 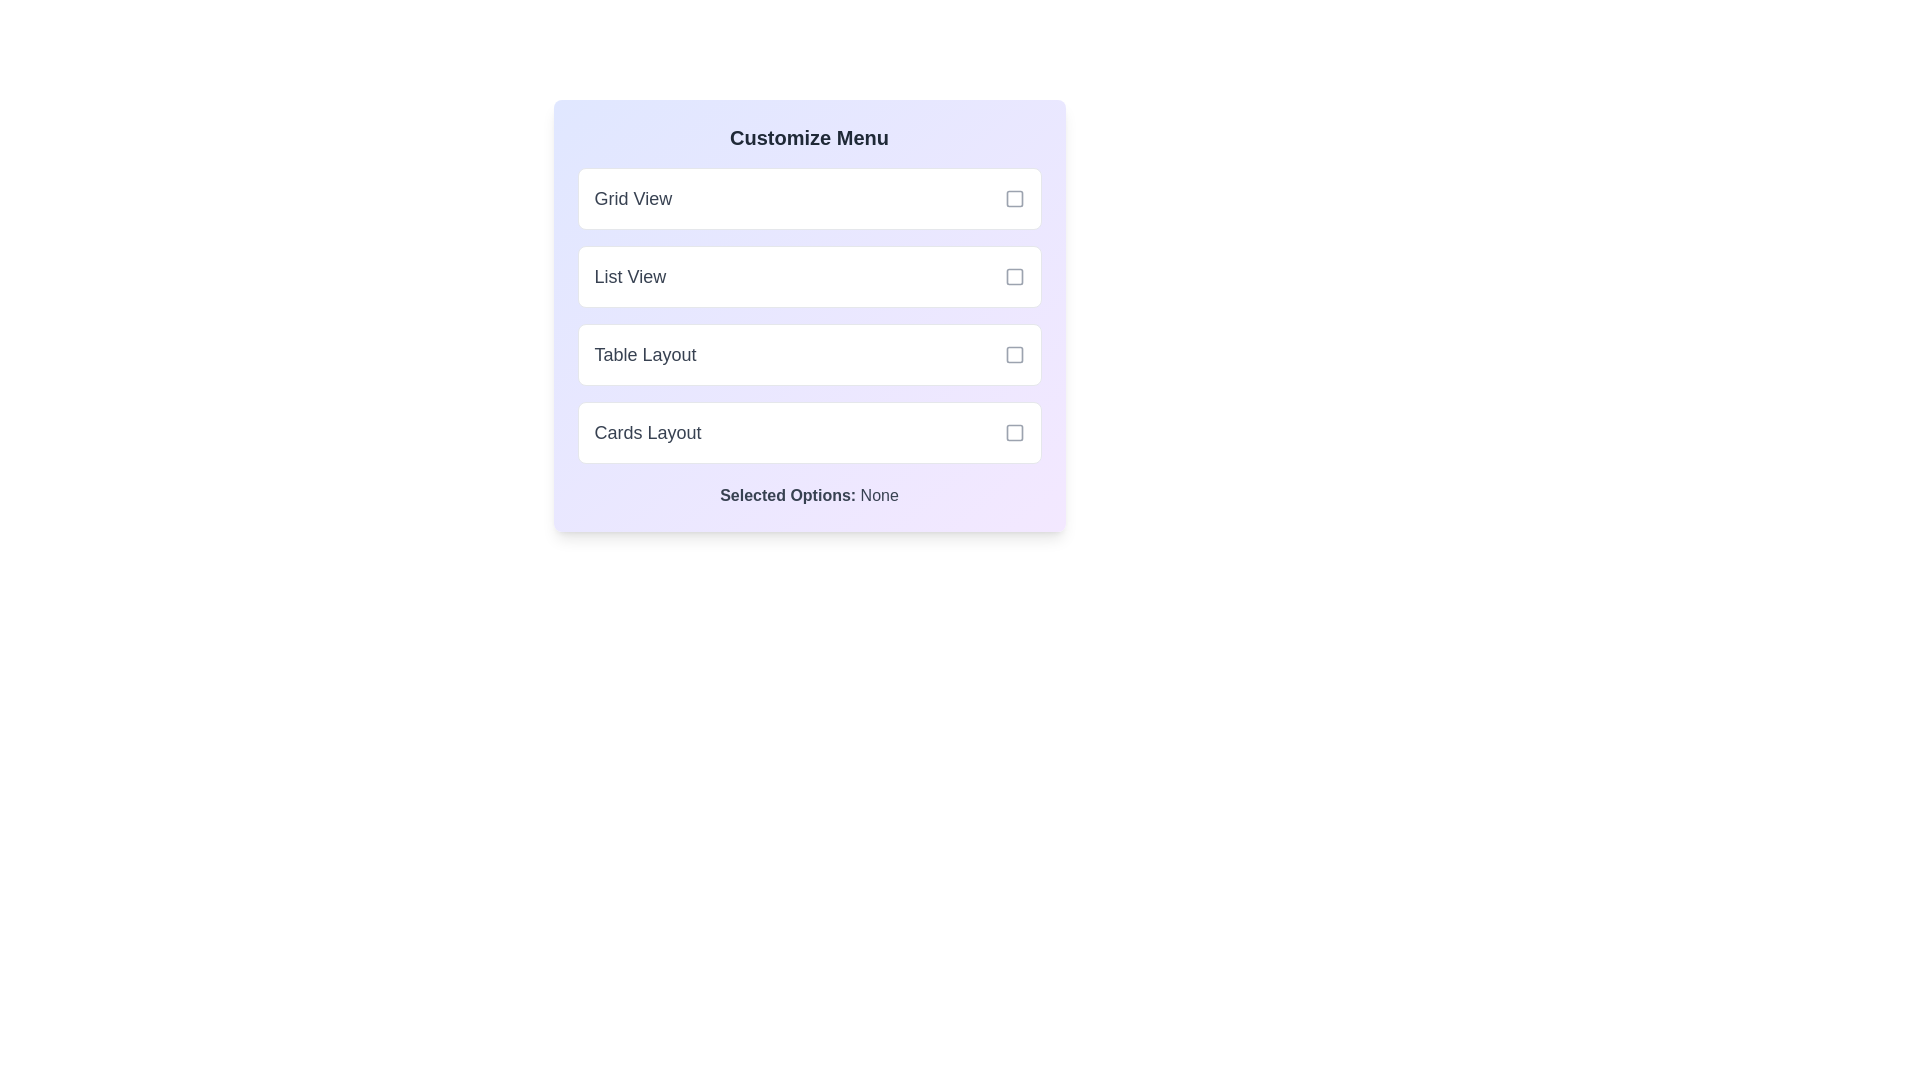 What do you see at coordinates (809, 431) in the screenshot?
I see `the fourth selectable option in the 'Customize Menu'` at bounding box center [809, 431].